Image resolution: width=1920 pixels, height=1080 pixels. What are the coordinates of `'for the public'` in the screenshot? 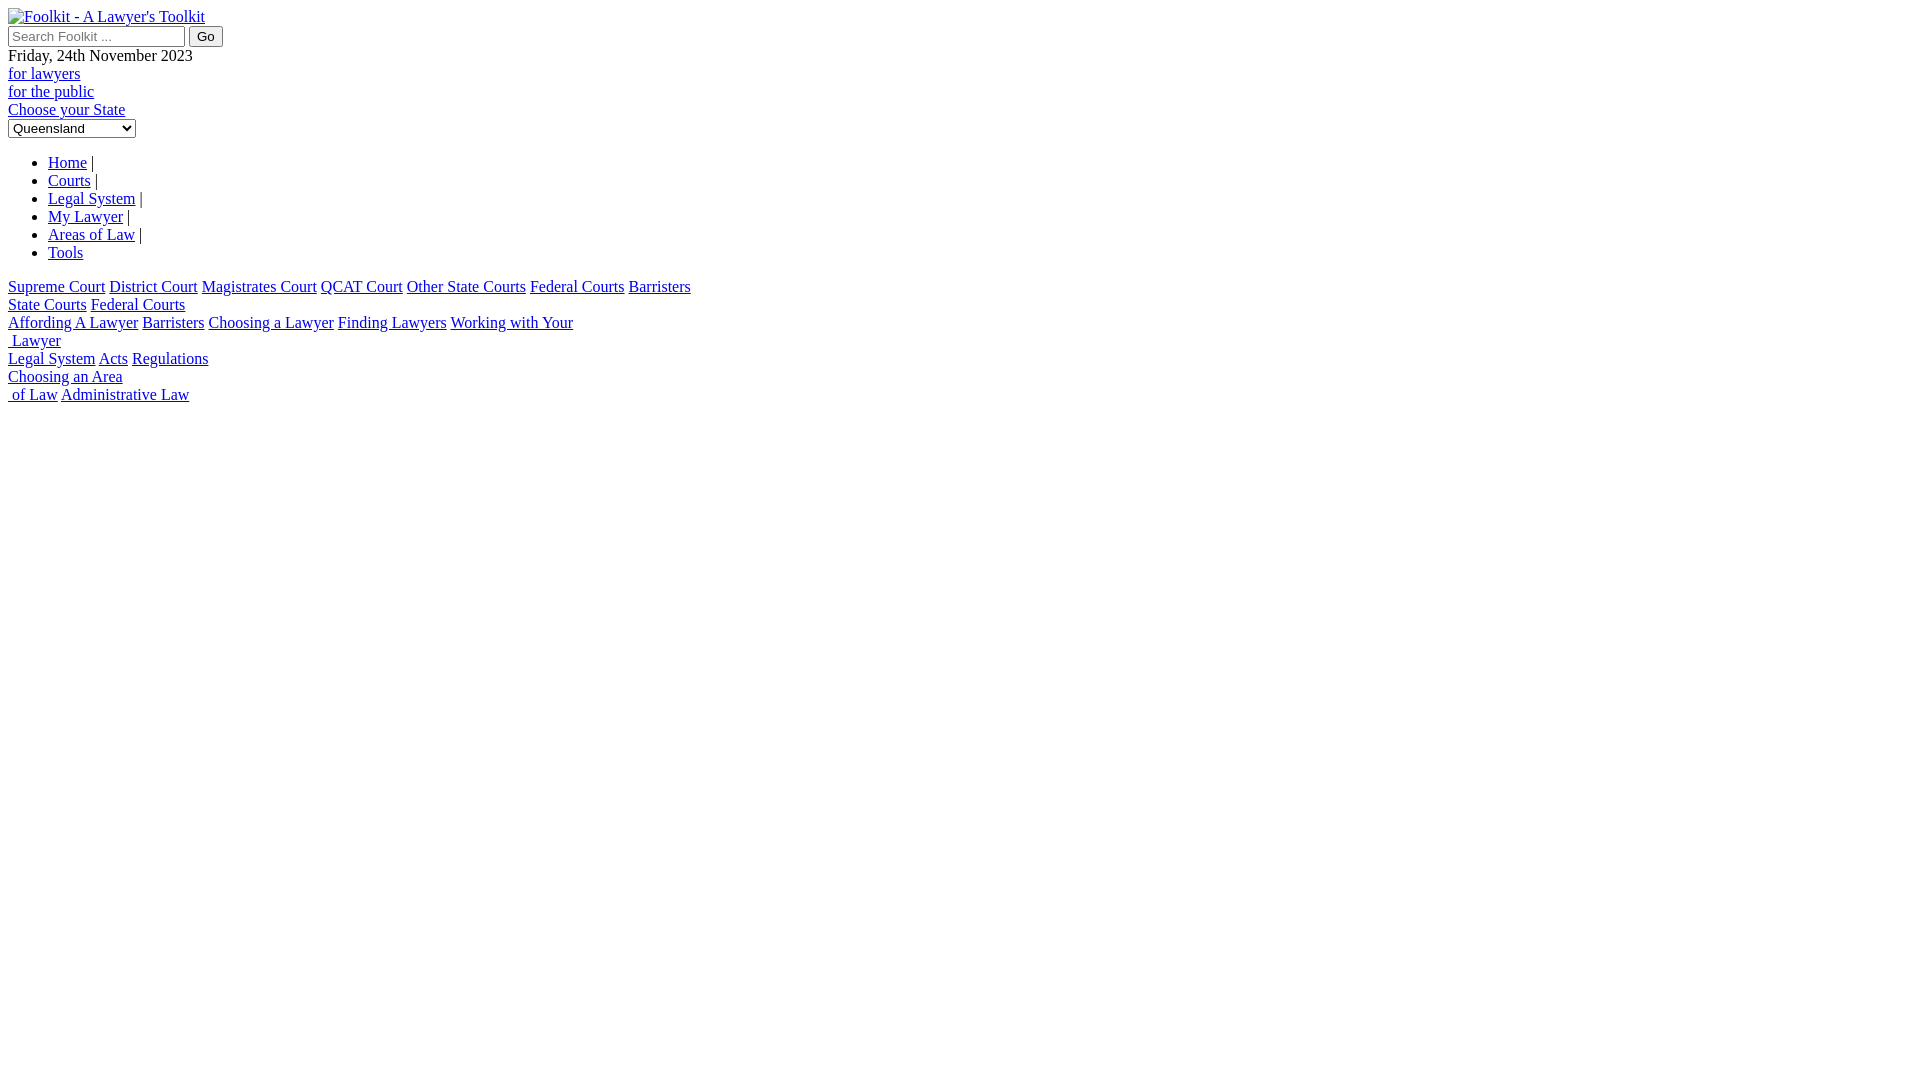 It's located at (8, 91).